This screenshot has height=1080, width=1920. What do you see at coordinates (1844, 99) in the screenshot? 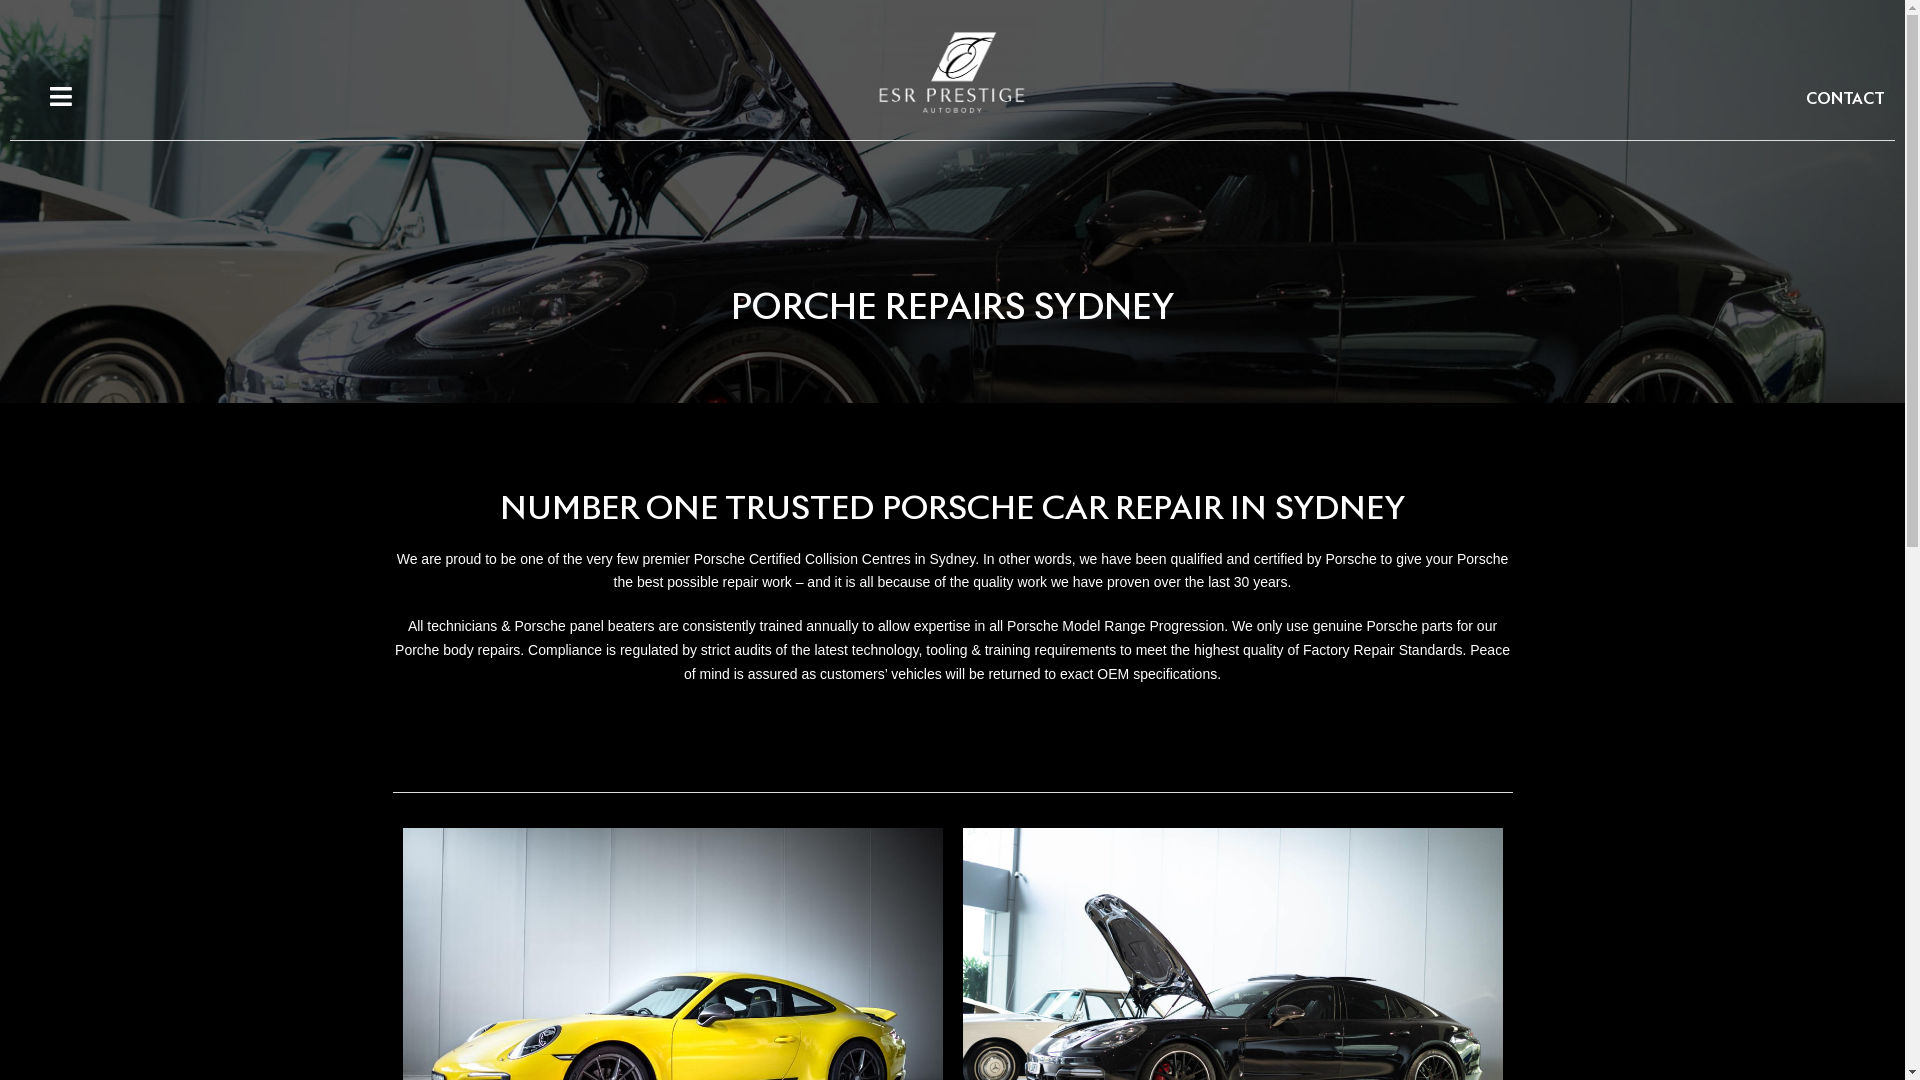
I see `'CONTACT'` at bounding box center [1844, 99].